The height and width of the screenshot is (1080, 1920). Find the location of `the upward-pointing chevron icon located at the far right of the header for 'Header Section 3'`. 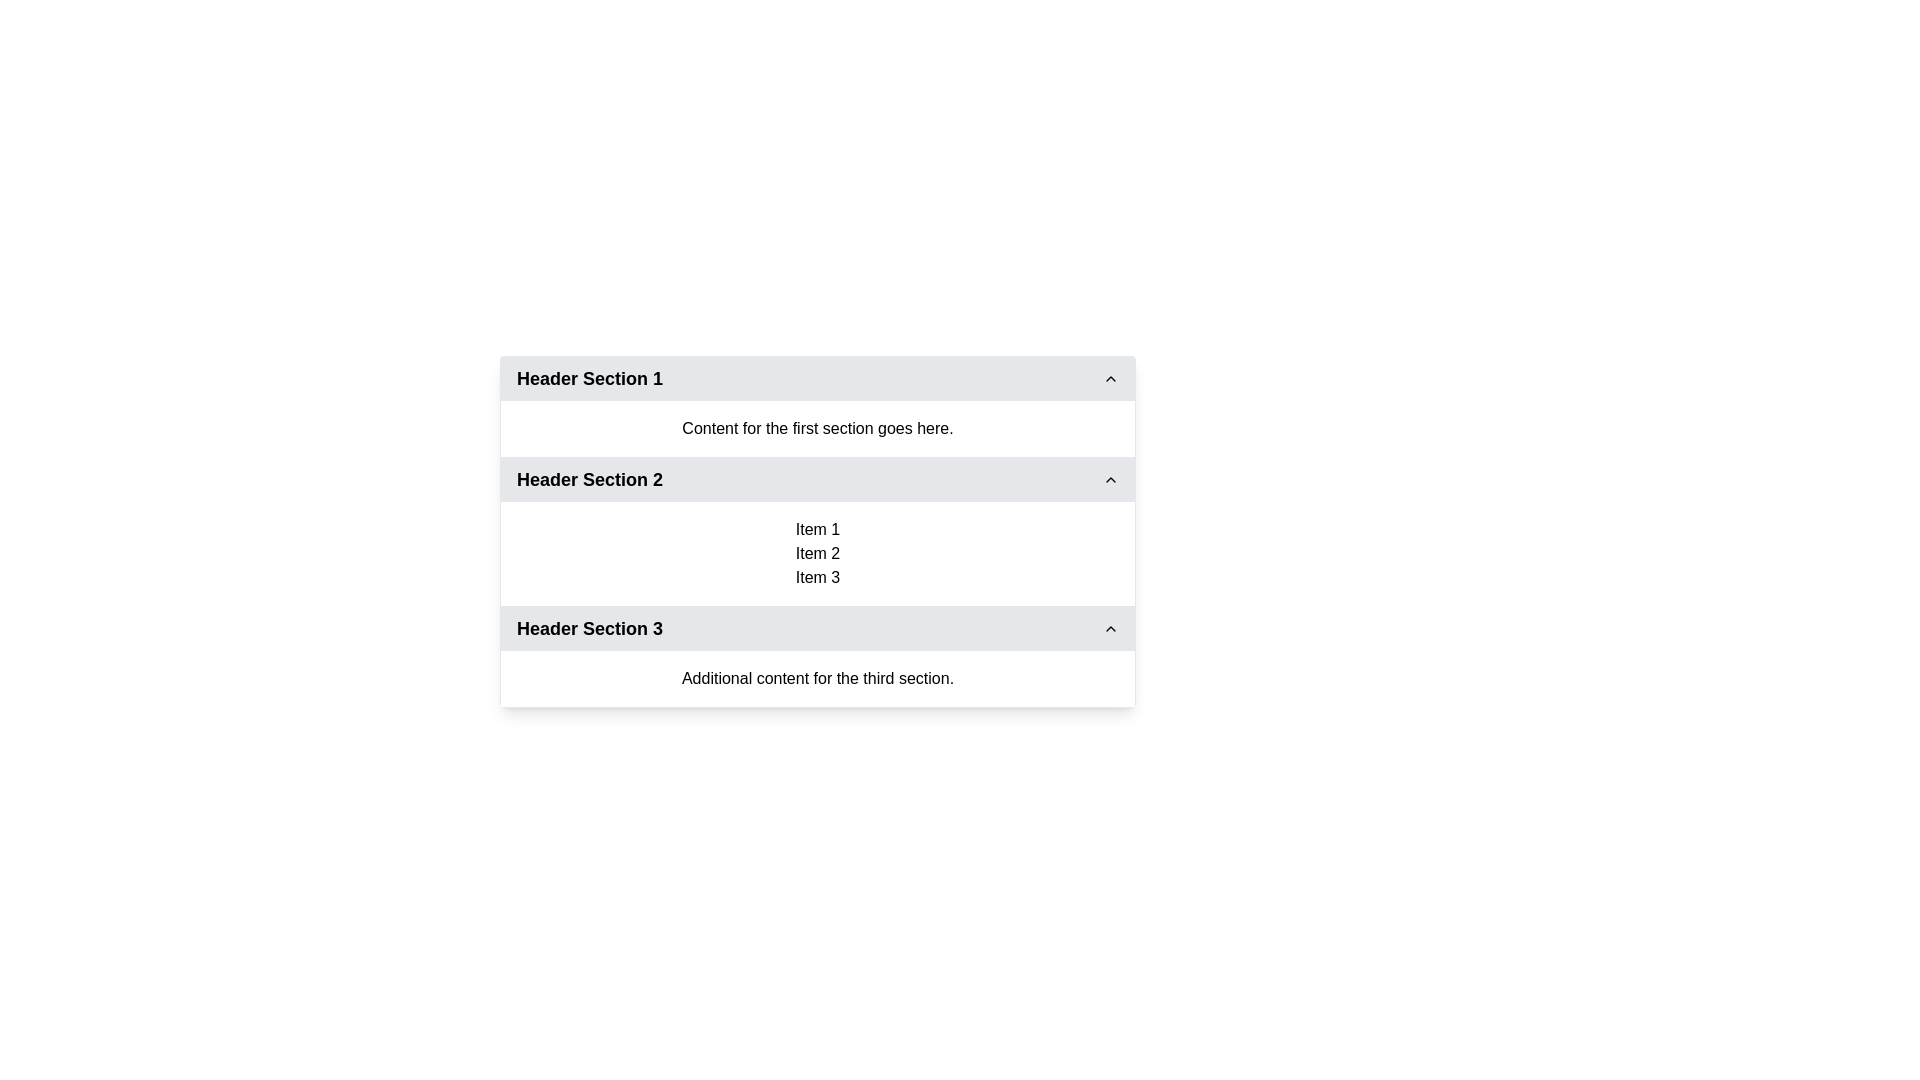

the upward-pointing chevron icon located at the far right of the header for 'Header Section 3' is located at coordinates (1109, 627).